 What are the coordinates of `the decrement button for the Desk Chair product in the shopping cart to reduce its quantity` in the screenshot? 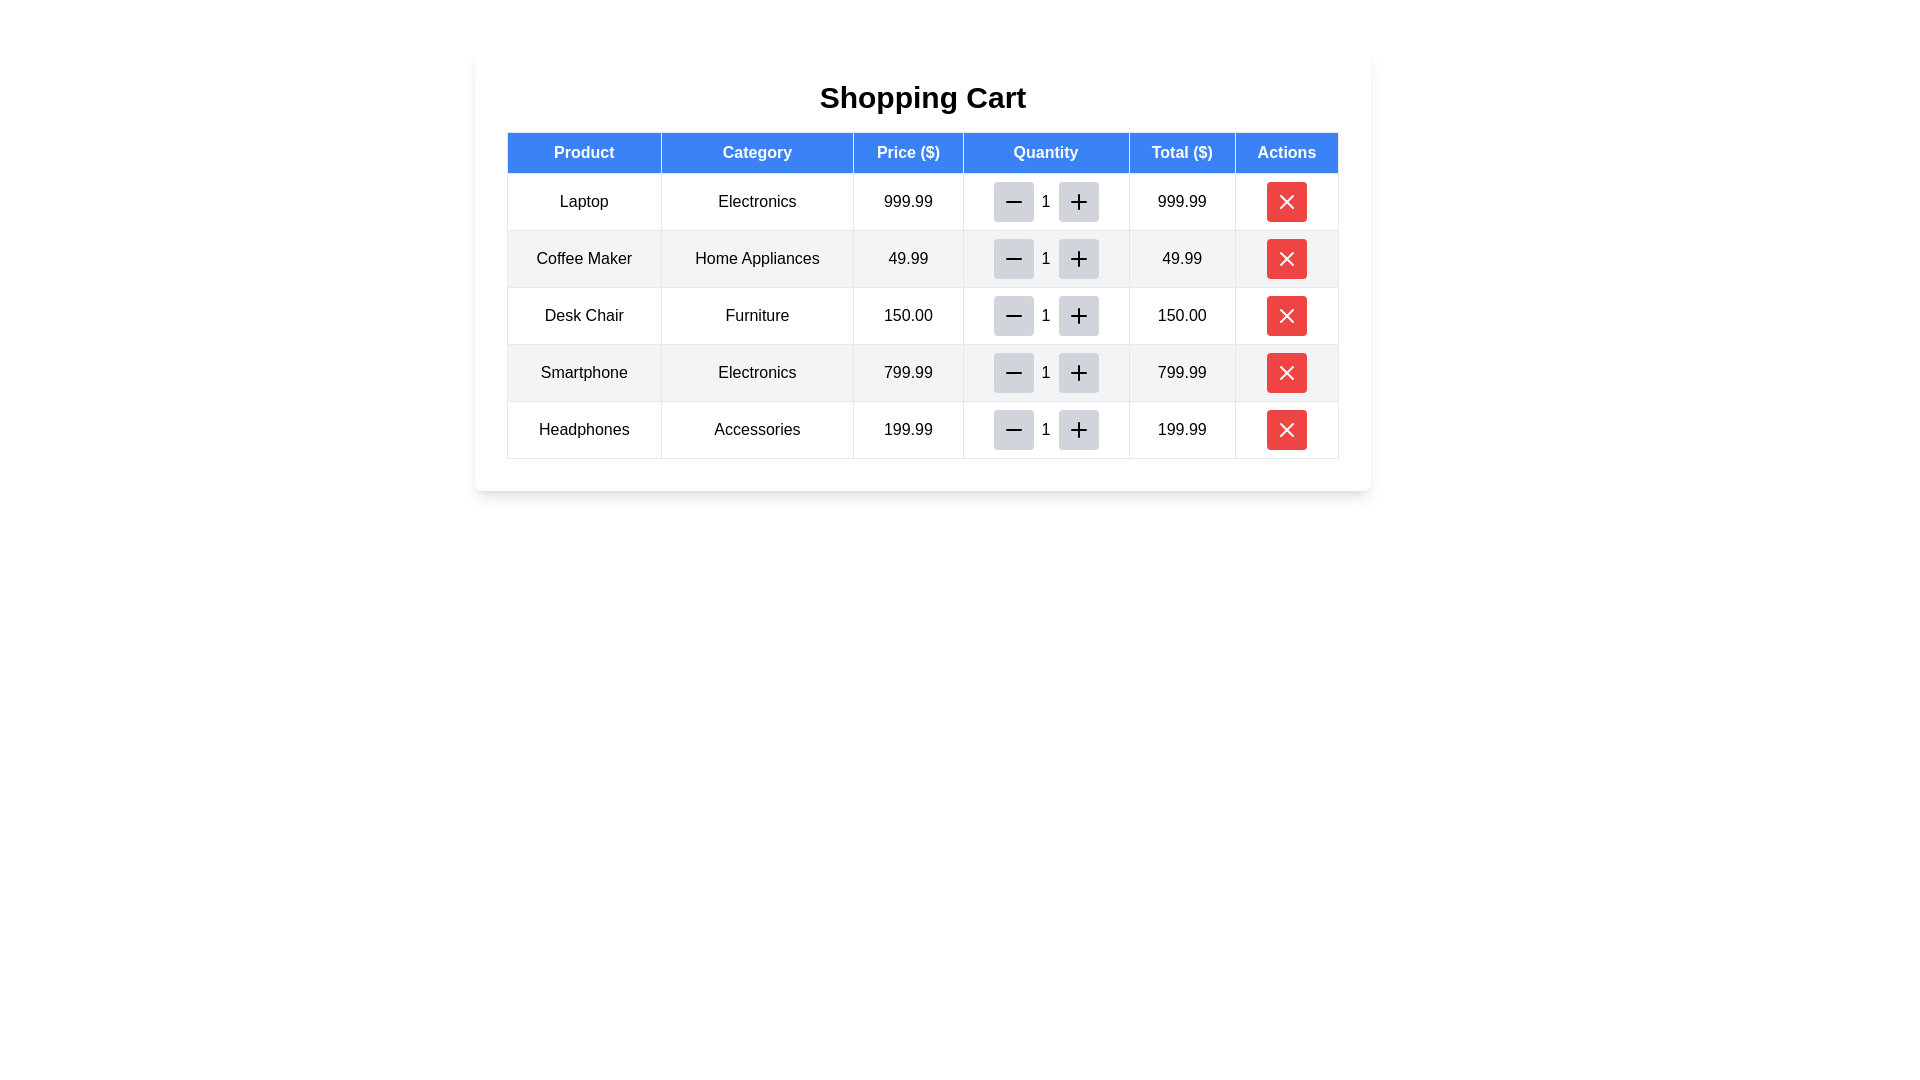 It's located at (1013, 315).